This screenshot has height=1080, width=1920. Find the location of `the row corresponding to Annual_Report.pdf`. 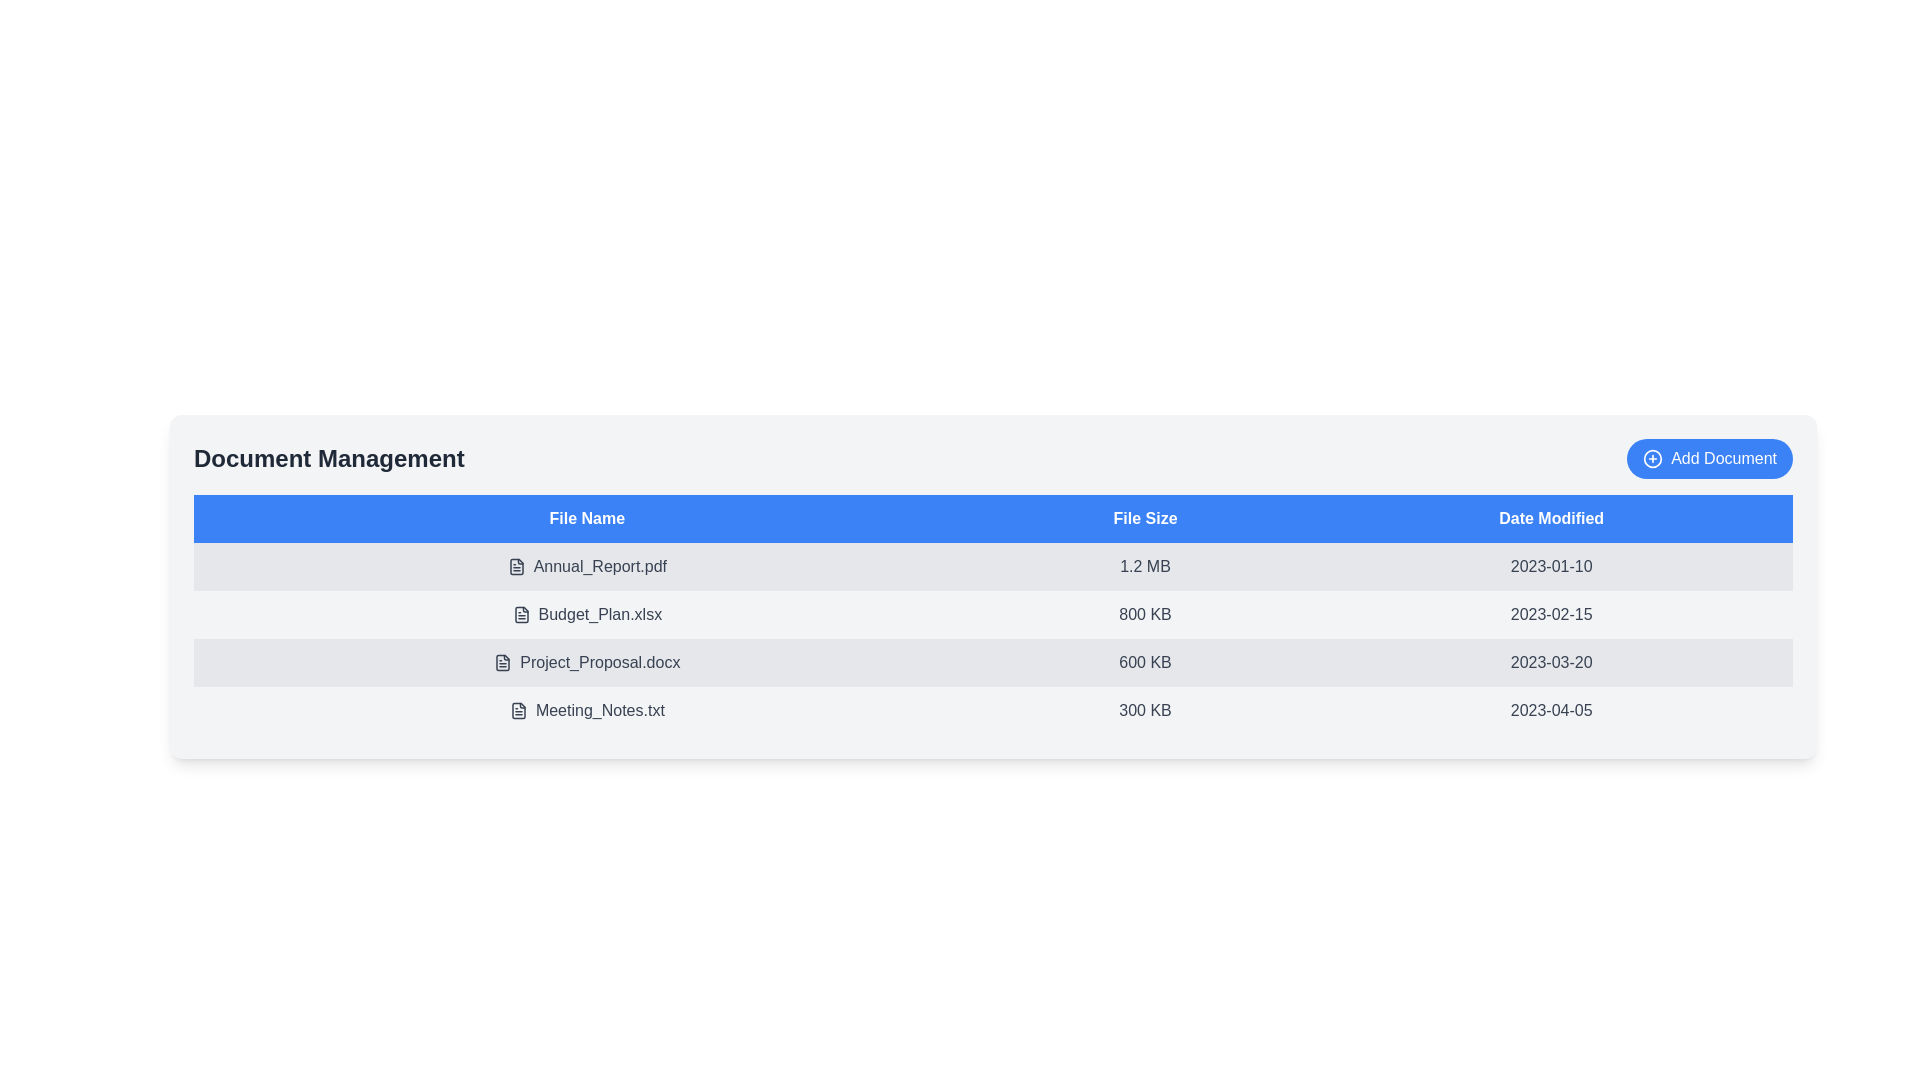

the row corresponding to Annual_Report.pdf is located at coordinates (585, 567).